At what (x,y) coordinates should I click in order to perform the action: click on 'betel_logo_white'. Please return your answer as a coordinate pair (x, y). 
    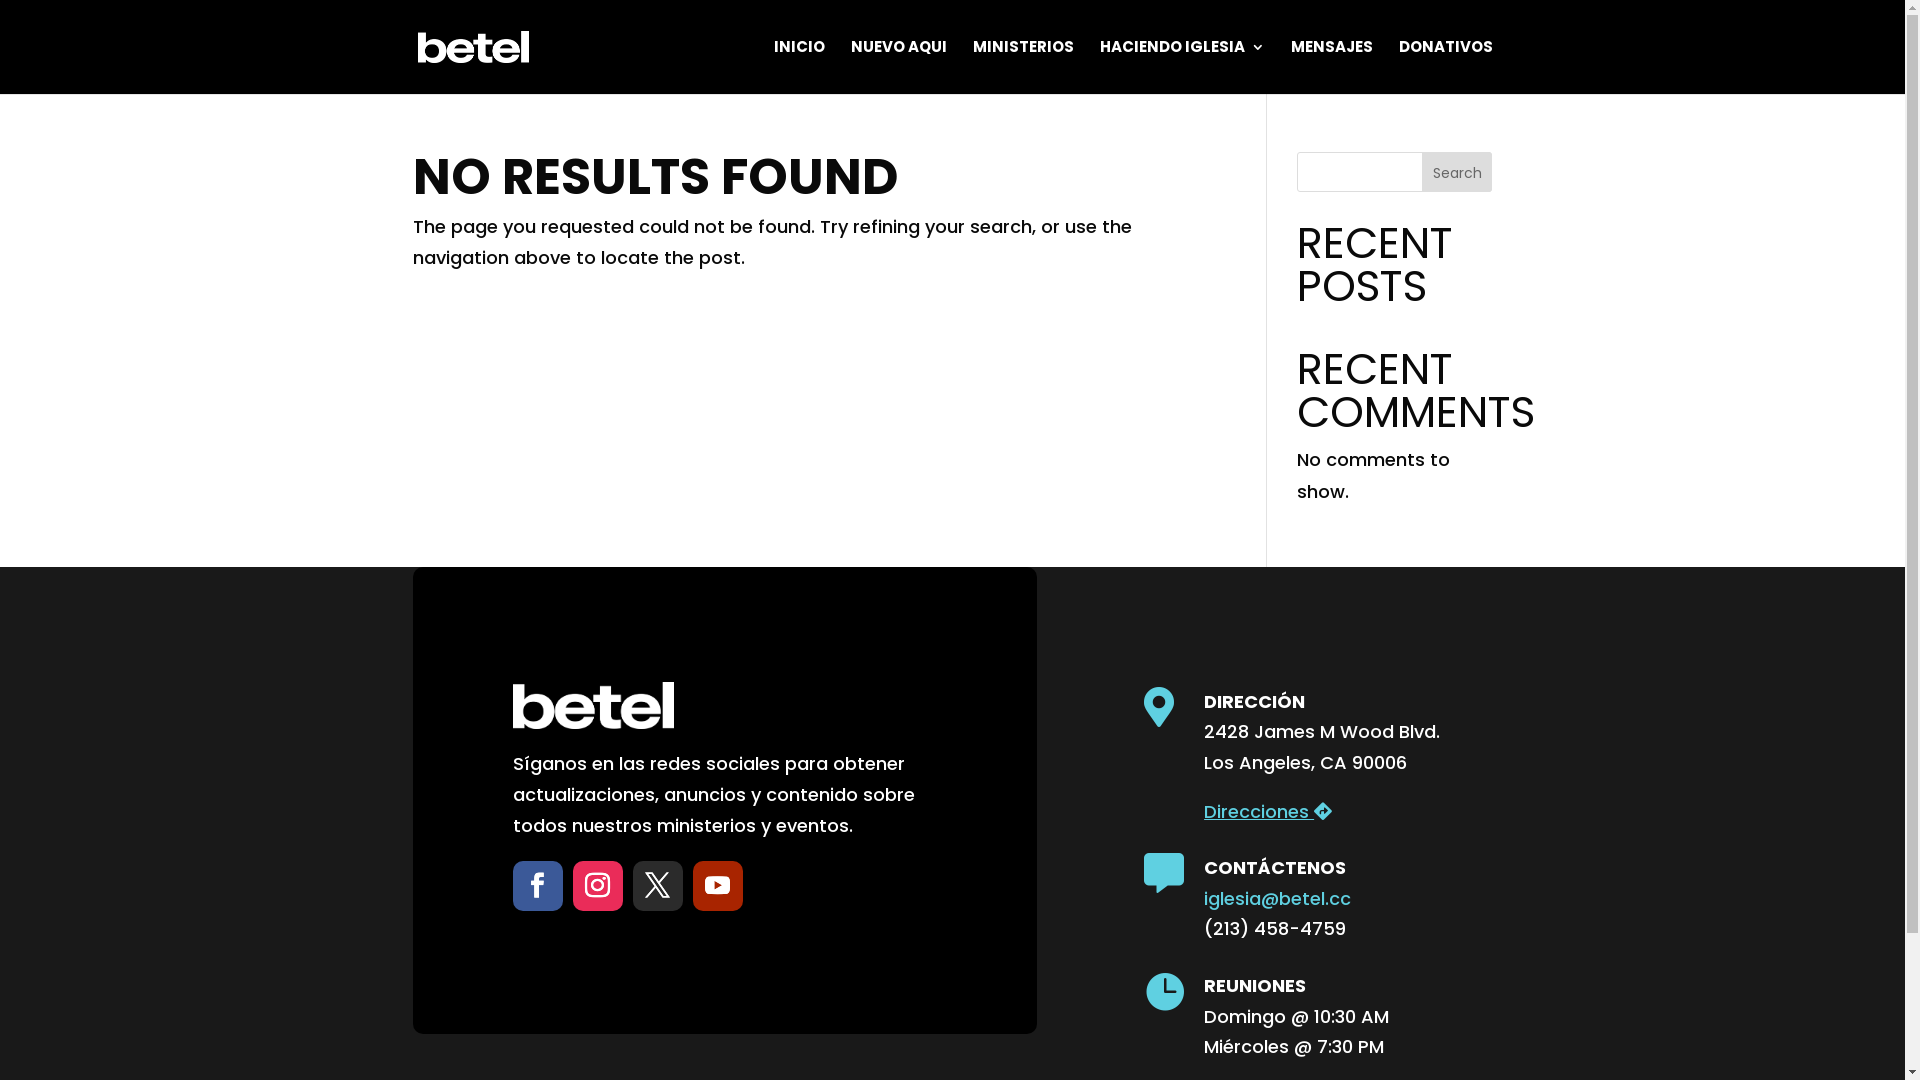
    Looking at the image, I should click on (591, 704).